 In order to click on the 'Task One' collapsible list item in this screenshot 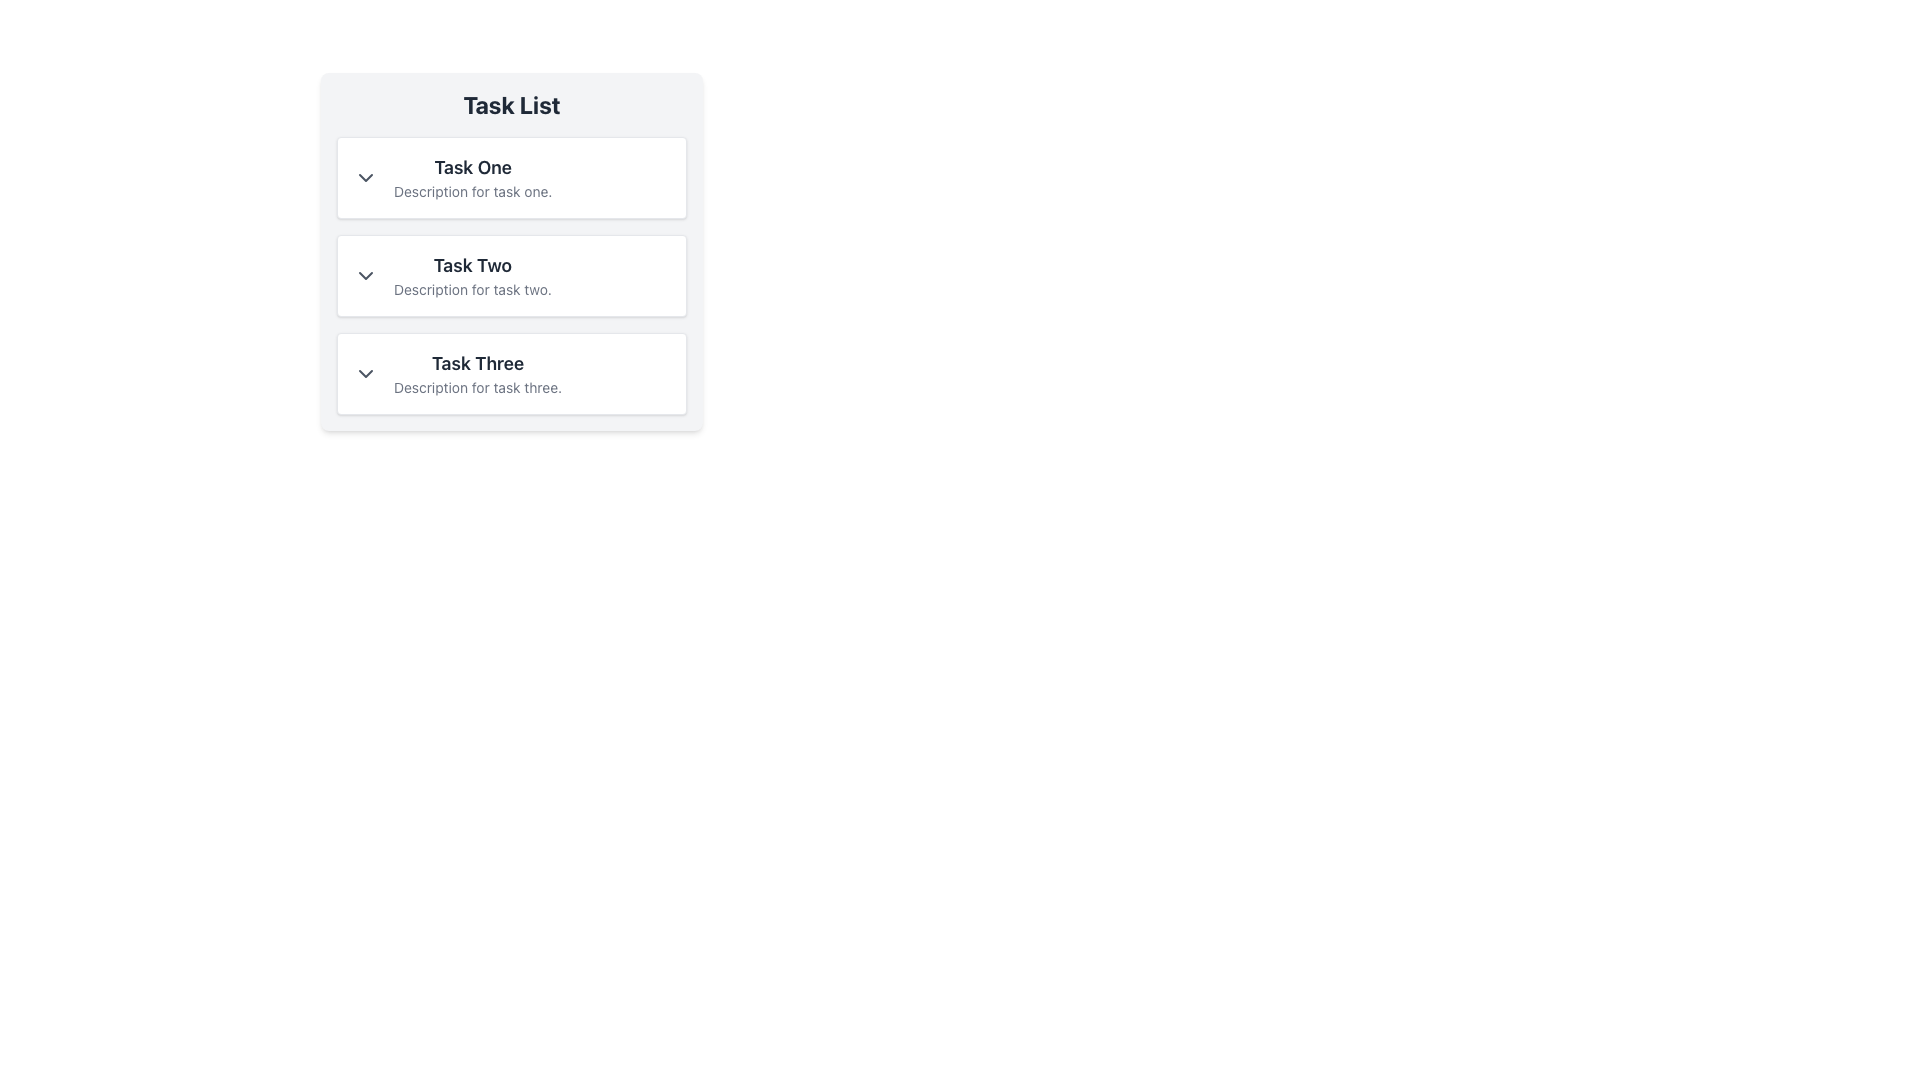, I will do `click(512, 176)`.